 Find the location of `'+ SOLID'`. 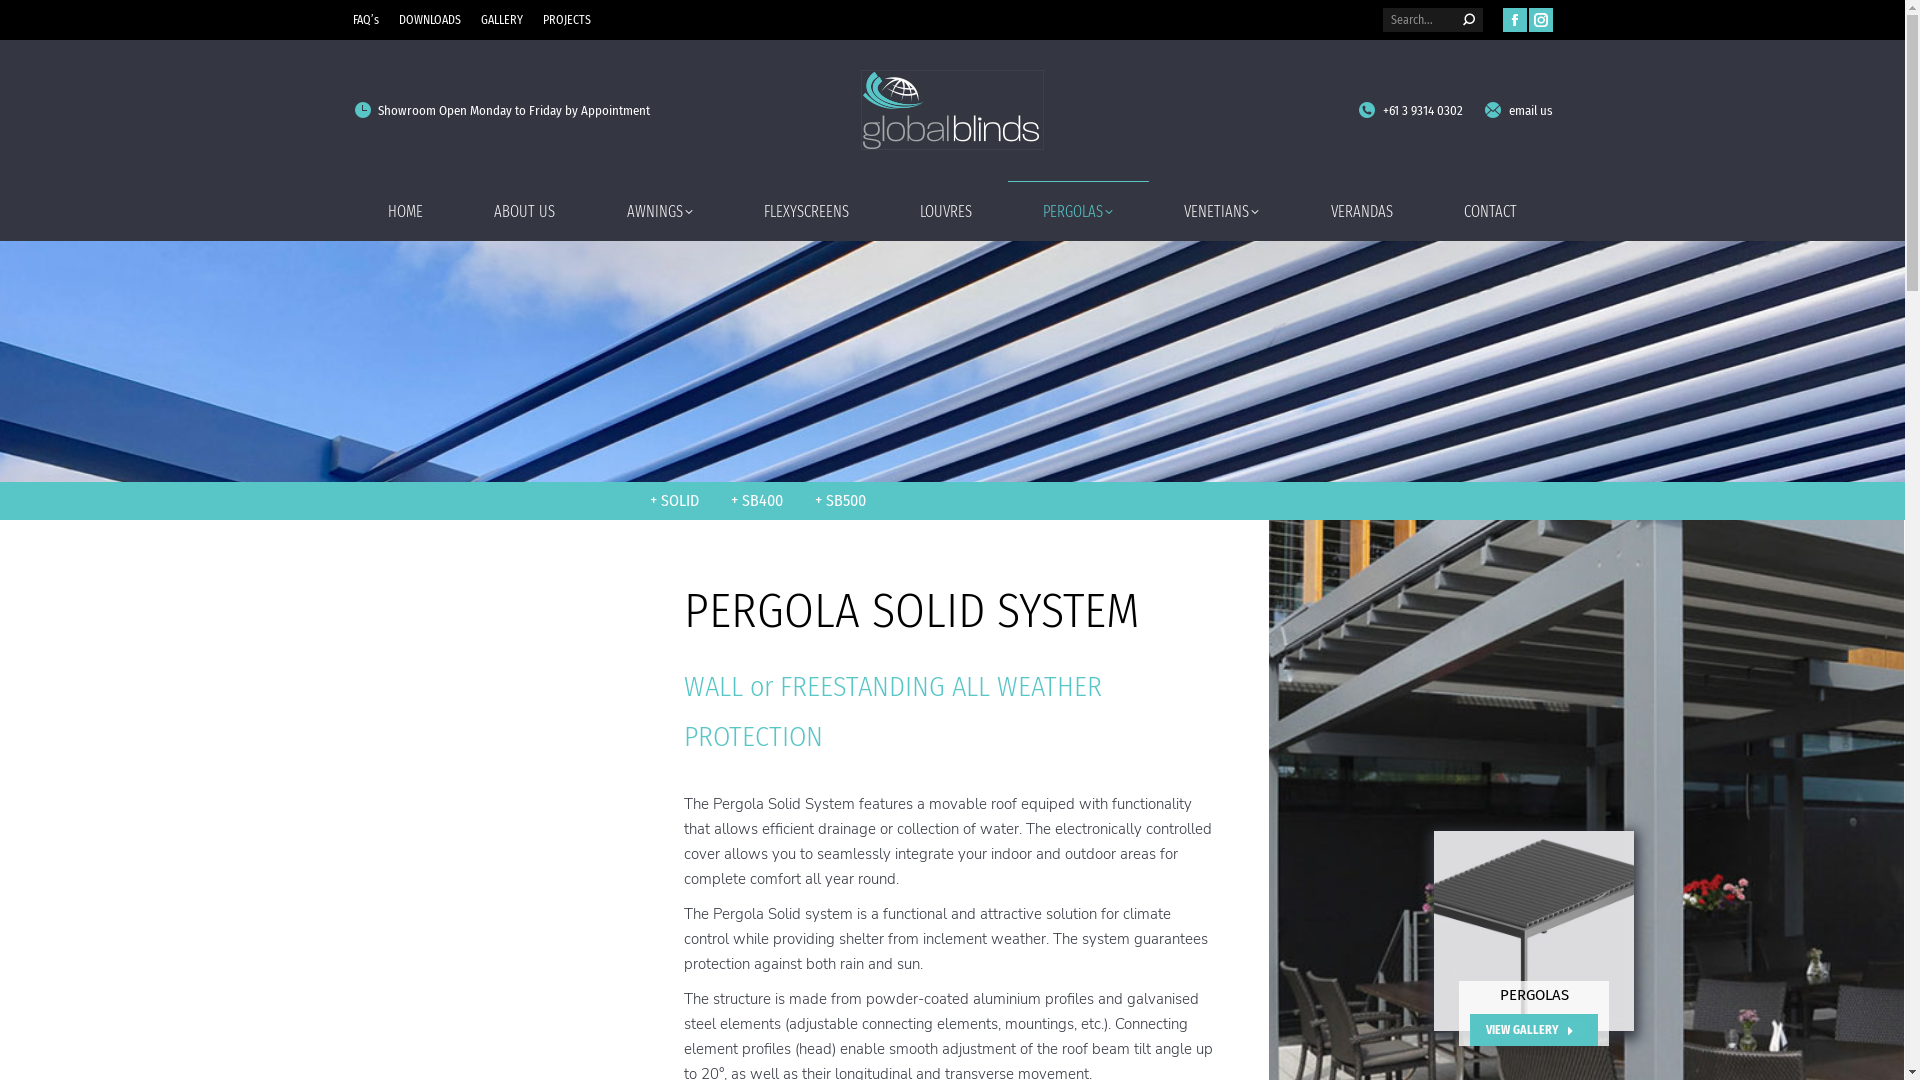

'+ SOLID' is located at coordinates (674, 500).